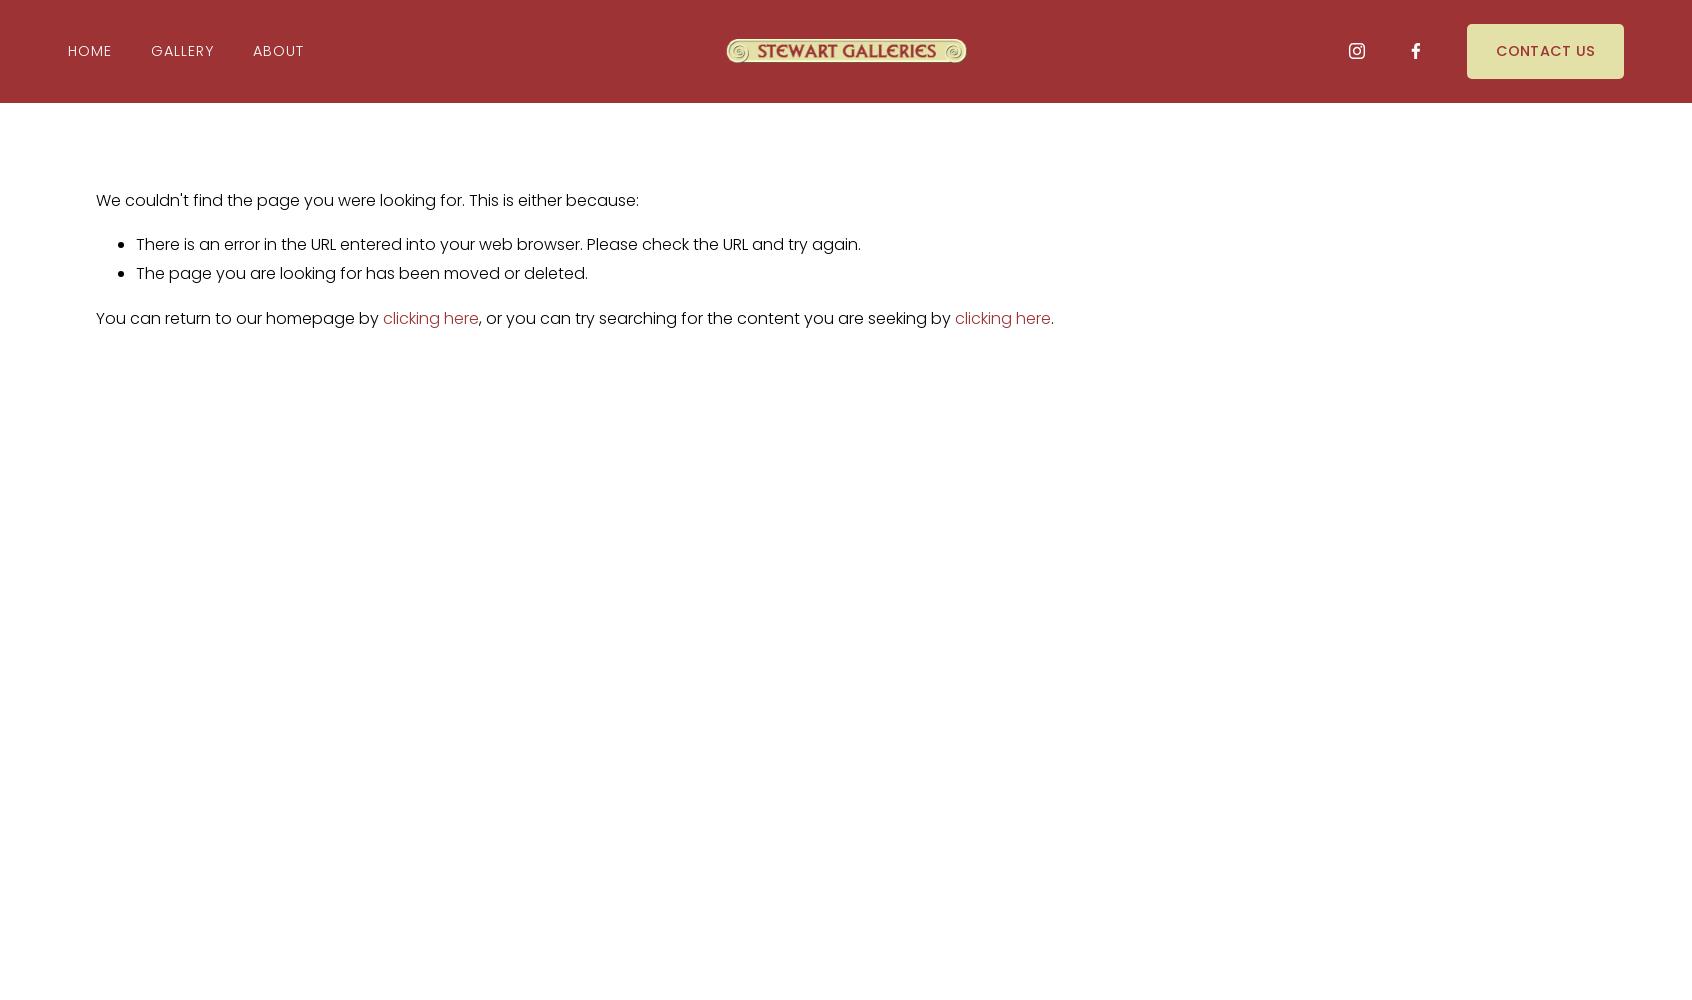  I want to click on 'There is an error in the URL entered into your web browser. Please check the URL and try again.', so click(498, 243).